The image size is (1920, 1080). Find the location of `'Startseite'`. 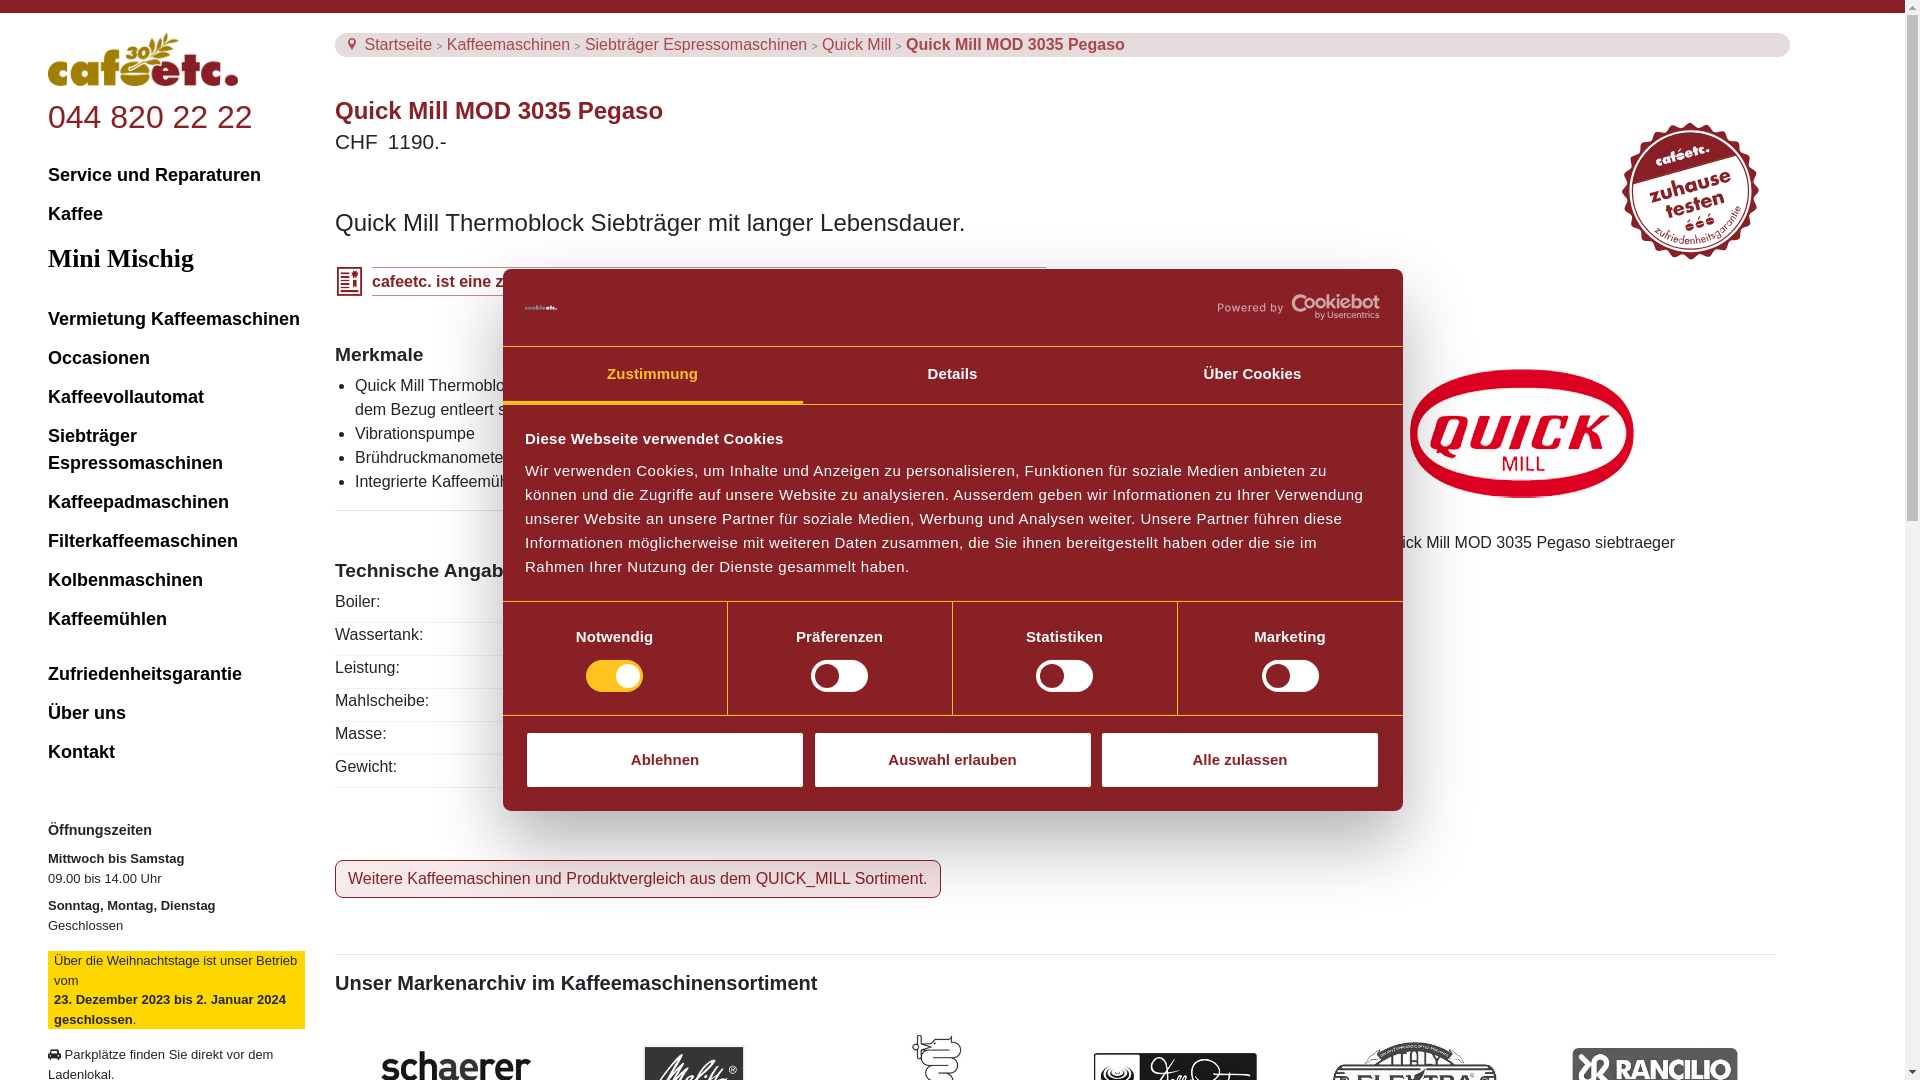

'Startseite' is located at coordinates (364, 44).